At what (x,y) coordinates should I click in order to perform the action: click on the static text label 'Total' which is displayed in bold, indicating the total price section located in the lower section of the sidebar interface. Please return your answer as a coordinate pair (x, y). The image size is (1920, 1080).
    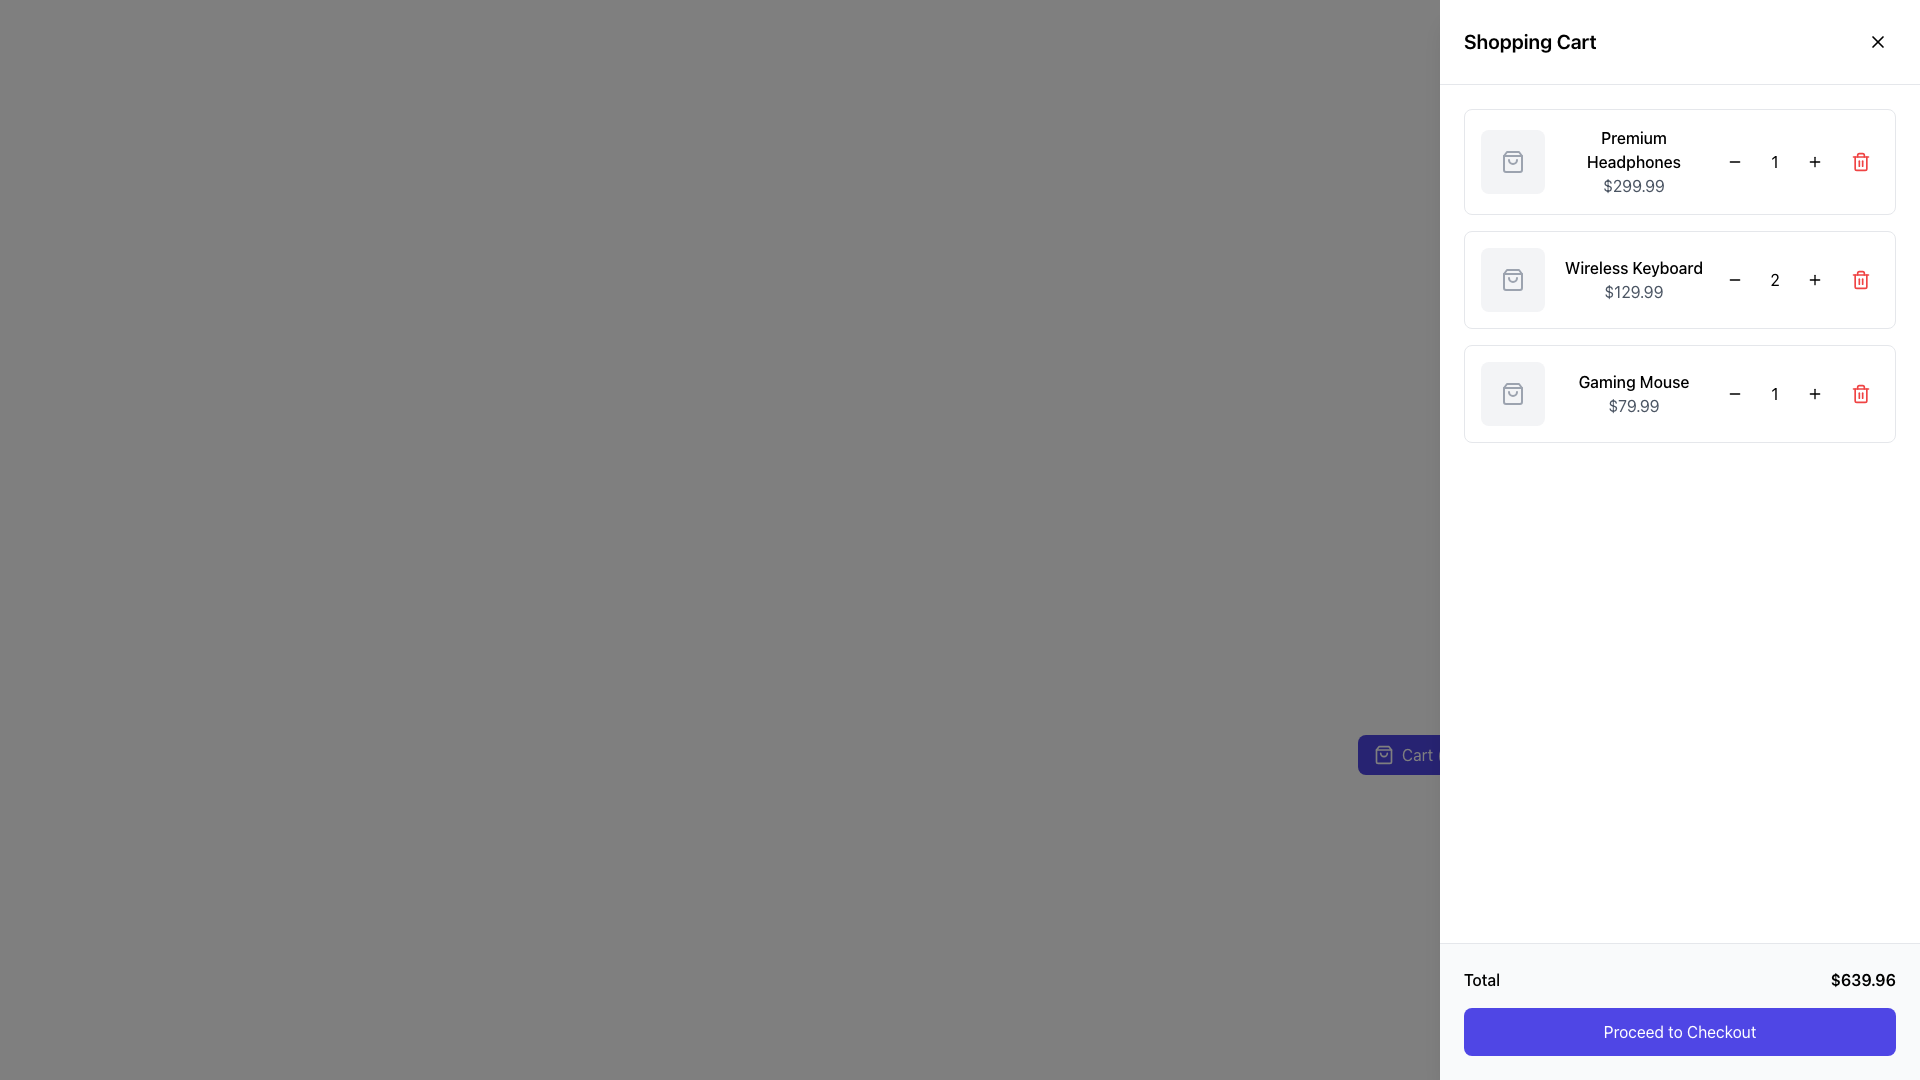
    Looking at the image, I should click on (1482, 978).